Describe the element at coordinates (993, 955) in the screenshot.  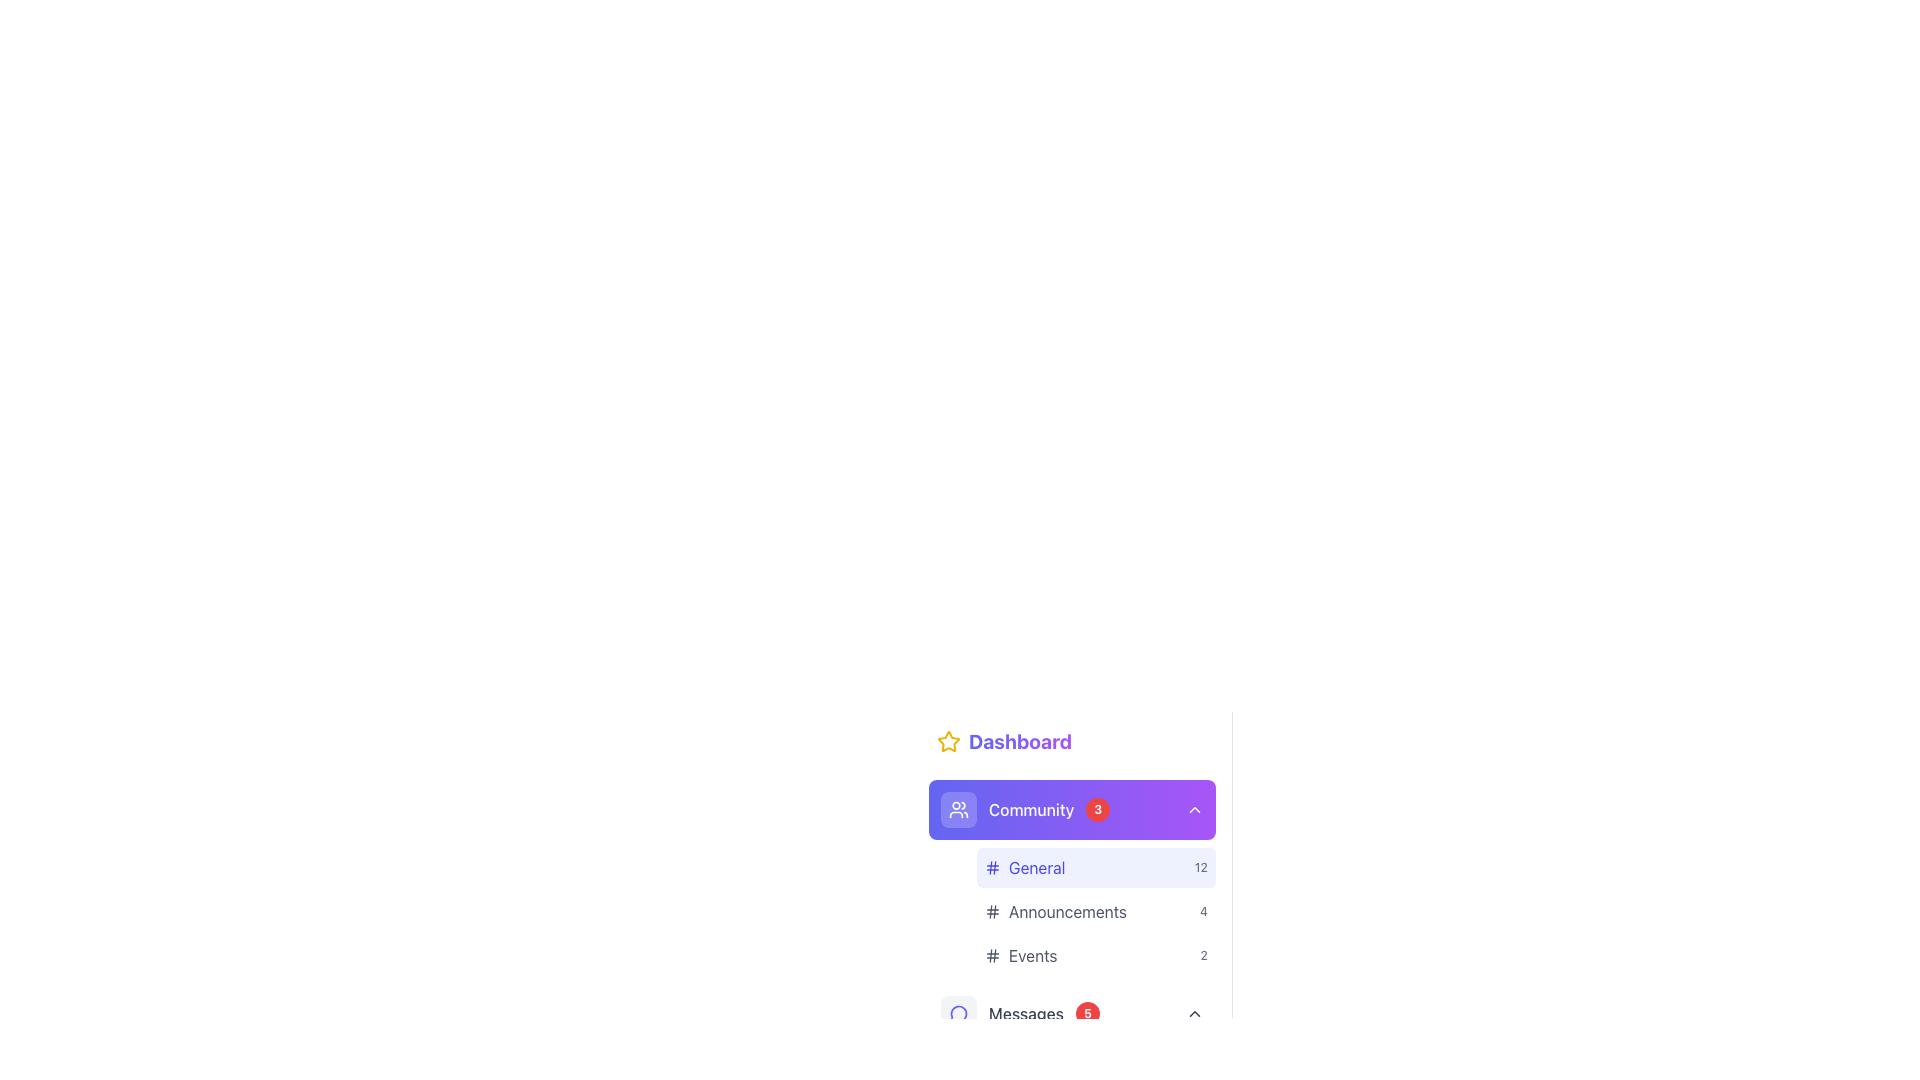
I see `the hash-like icon in the navigation menu associated with 'Events', which is located to the left of the text label` at that location.